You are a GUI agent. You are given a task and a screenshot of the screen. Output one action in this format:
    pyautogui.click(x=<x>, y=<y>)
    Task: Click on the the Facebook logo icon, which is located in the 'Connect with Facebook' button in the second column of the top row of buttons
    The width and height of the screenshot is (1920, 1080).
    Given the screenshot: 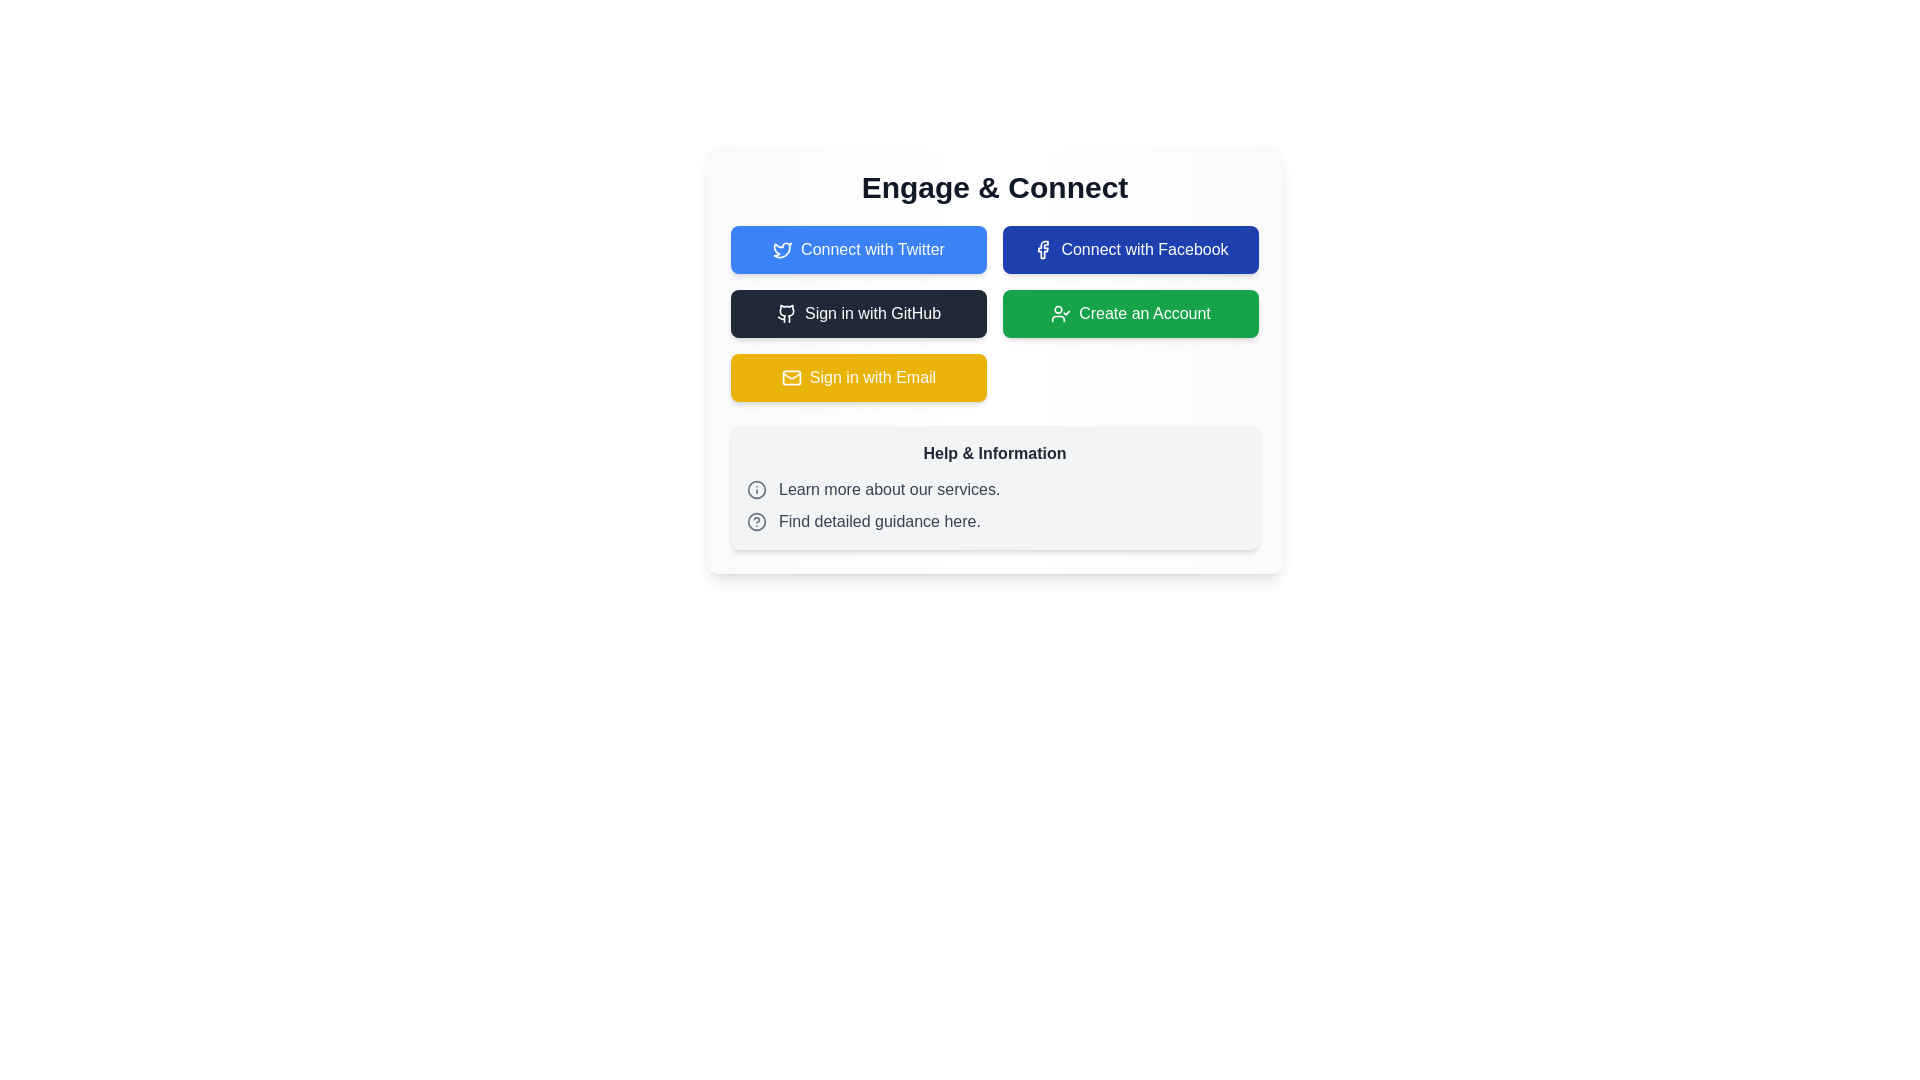 What is the action you would take?
    pyautogui.click(x=1042, y=249)
    